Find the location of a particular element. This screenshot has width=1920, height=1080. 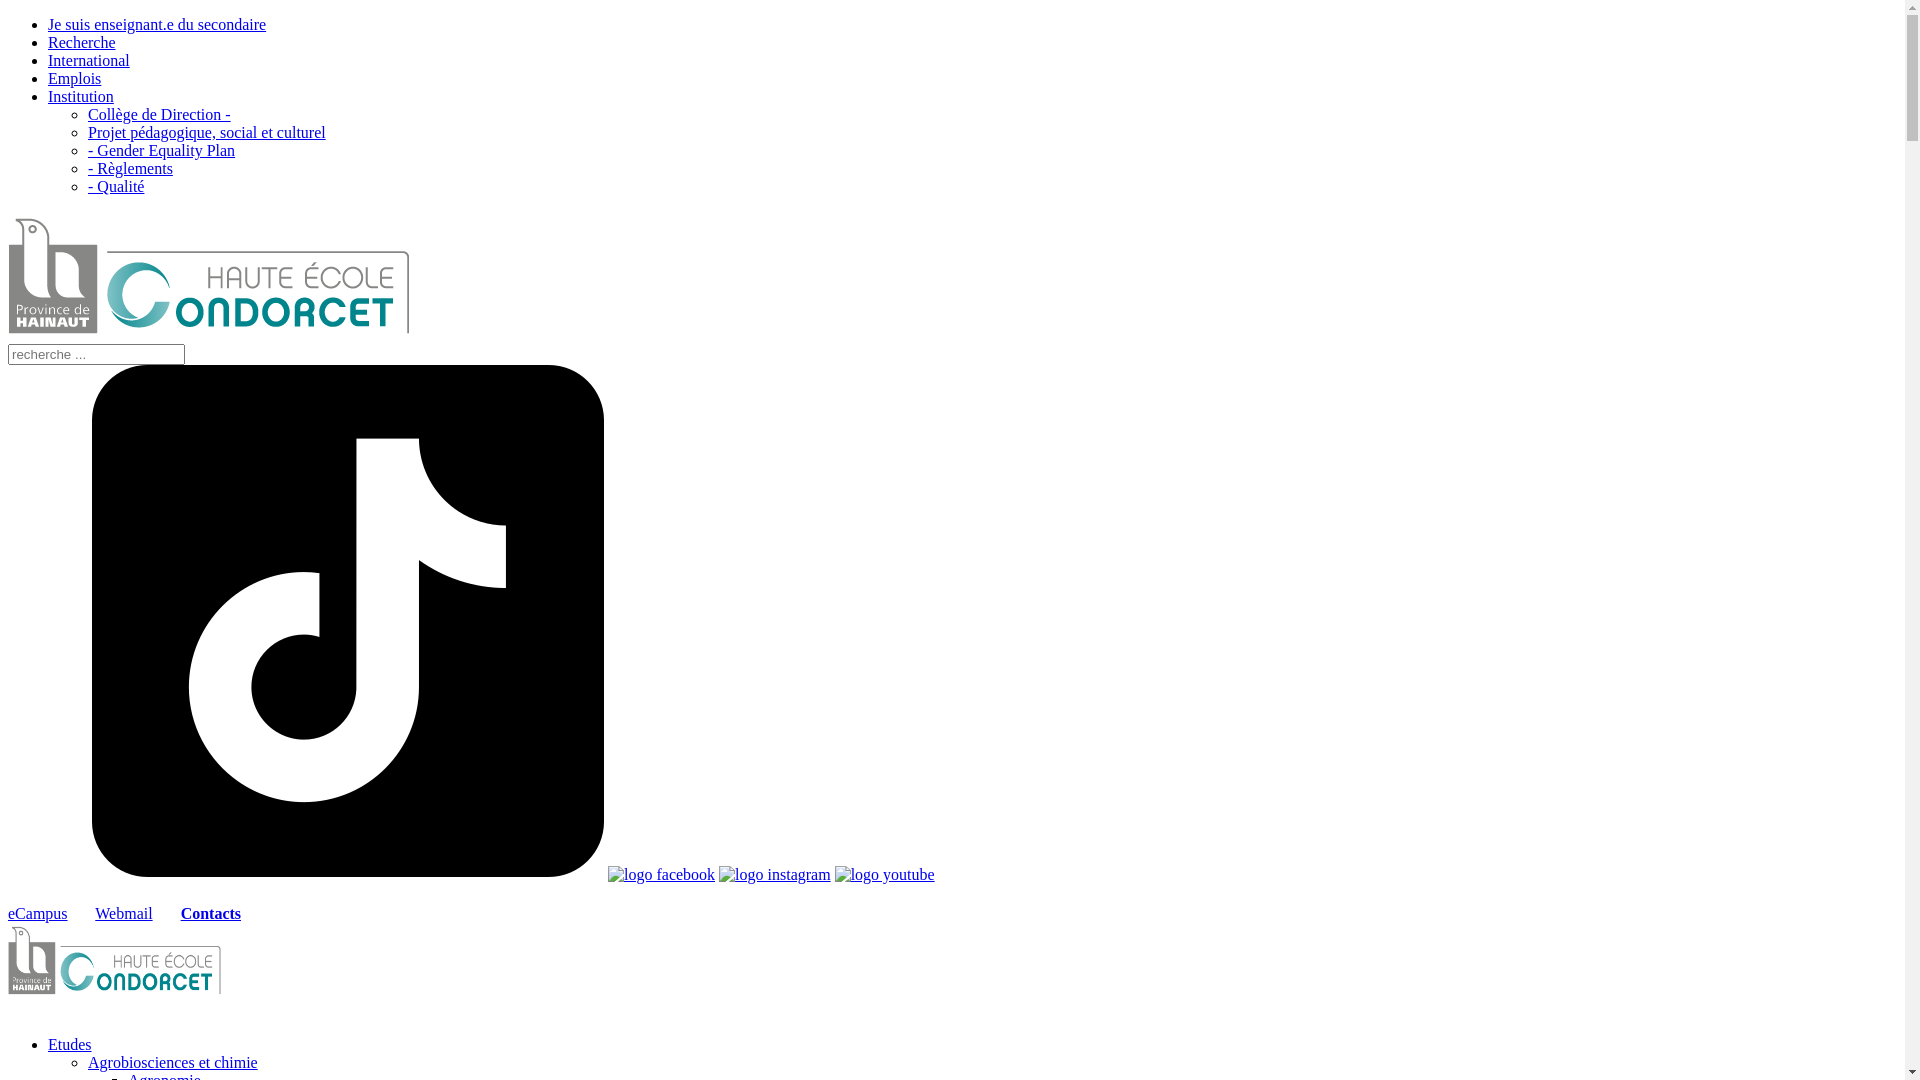

'Je suis enseignant.e du secondaire' is located at coordinates (48, 24).